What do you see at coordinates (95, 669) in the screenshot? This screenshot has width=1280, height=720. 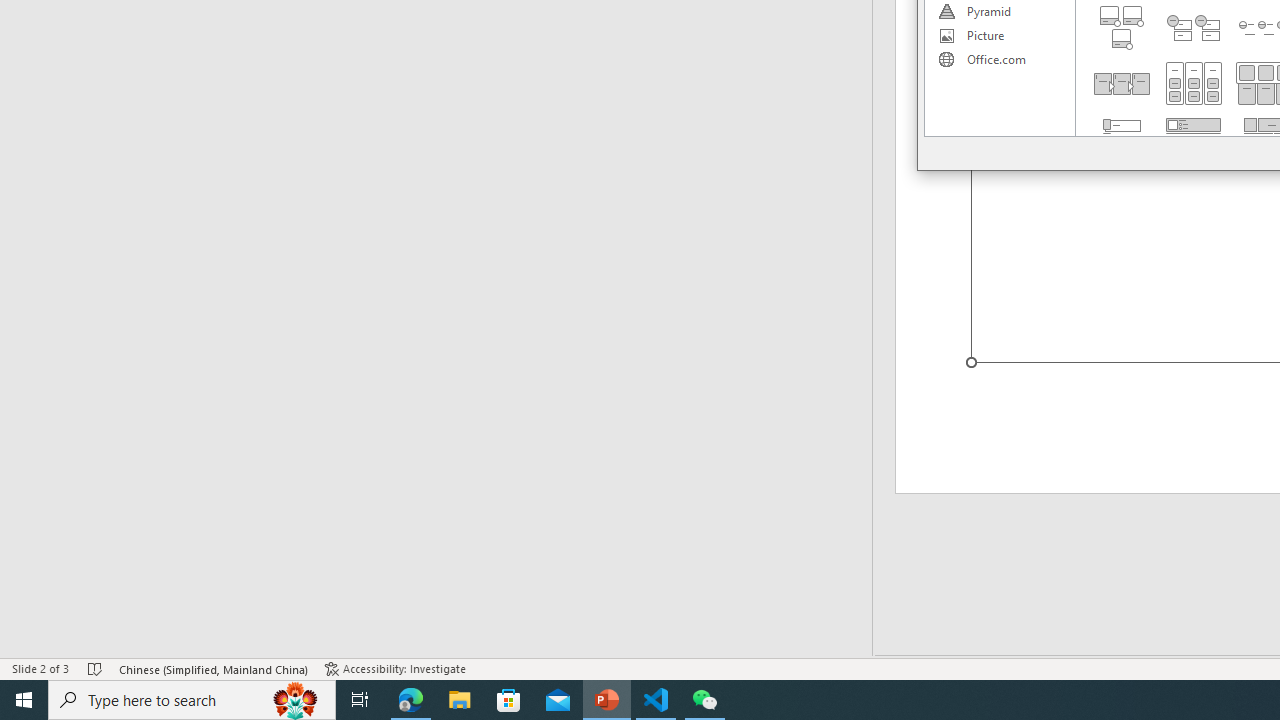 I see `'Spell Check No Errors'` at bounding box center [95, 669].